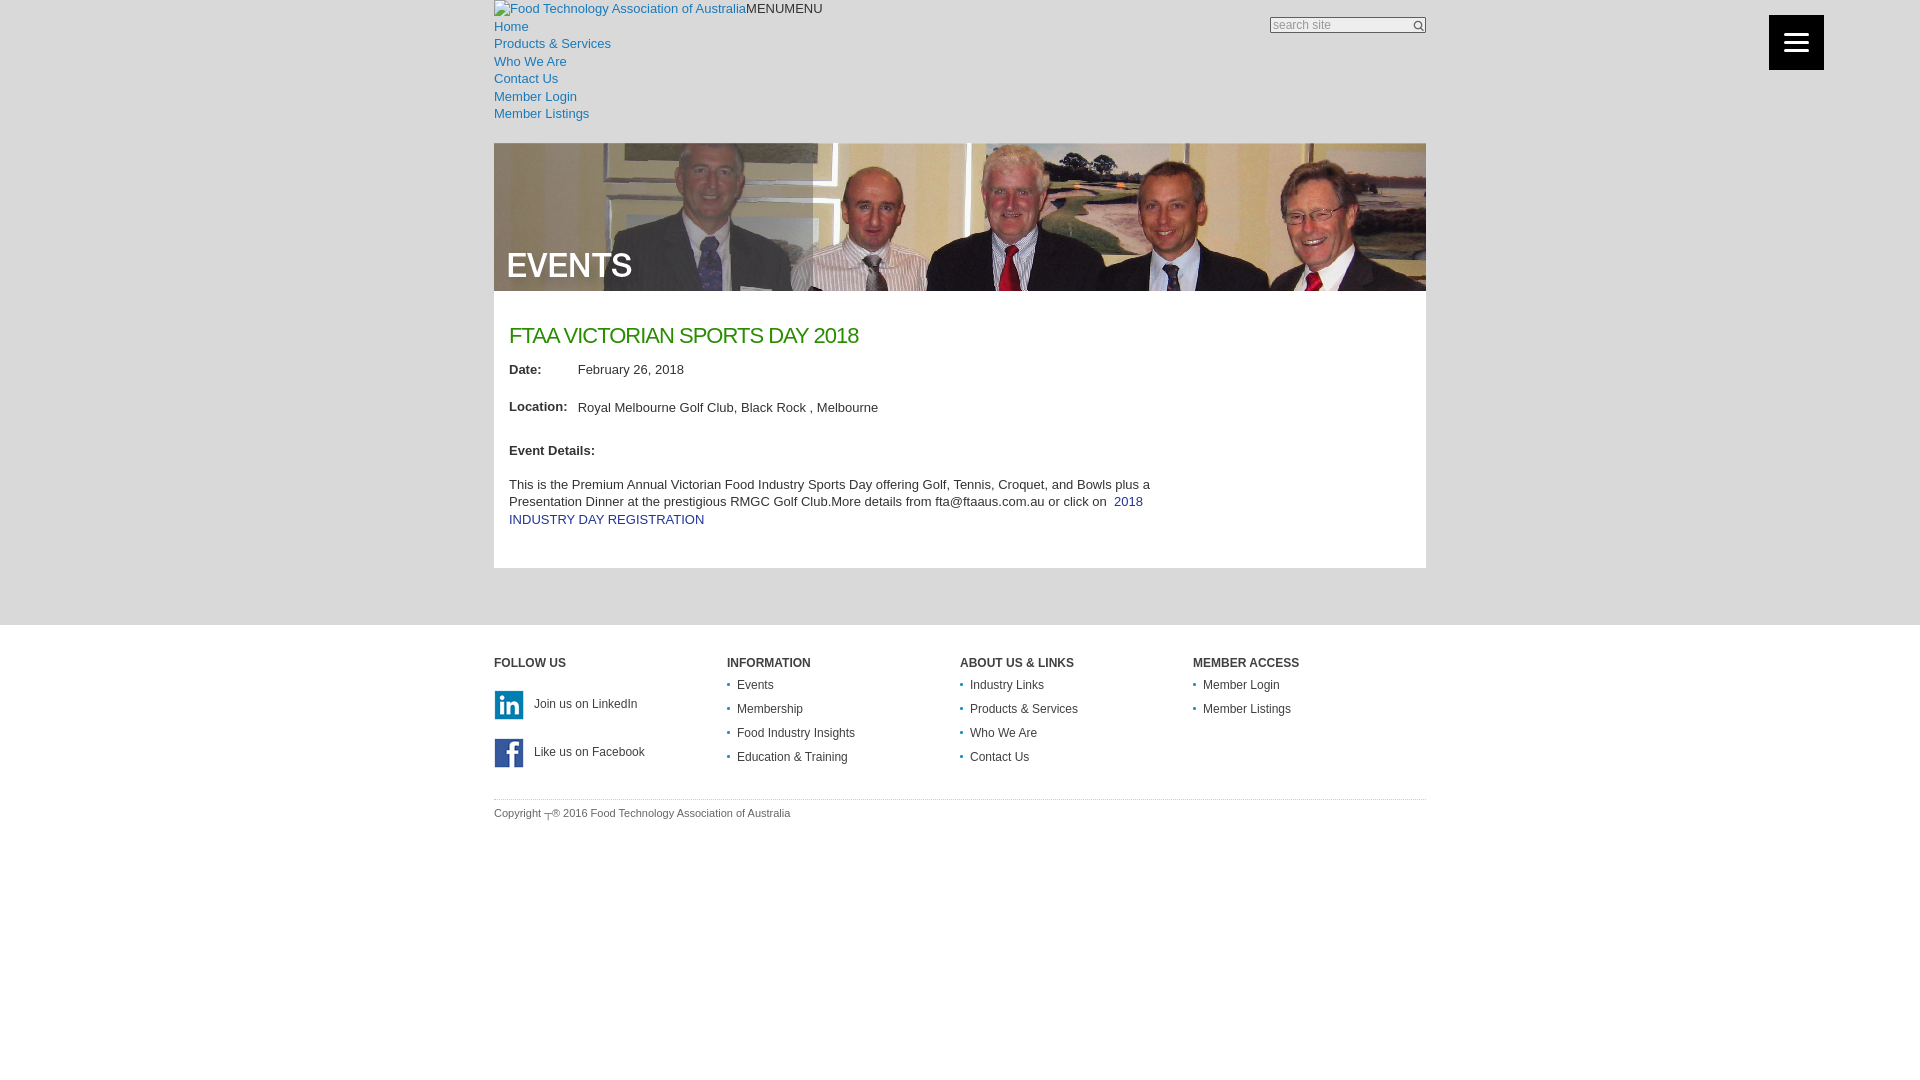 This screenshot has height=1080, width=1920. I want to click on 'Contact Us', so click(526, 77).